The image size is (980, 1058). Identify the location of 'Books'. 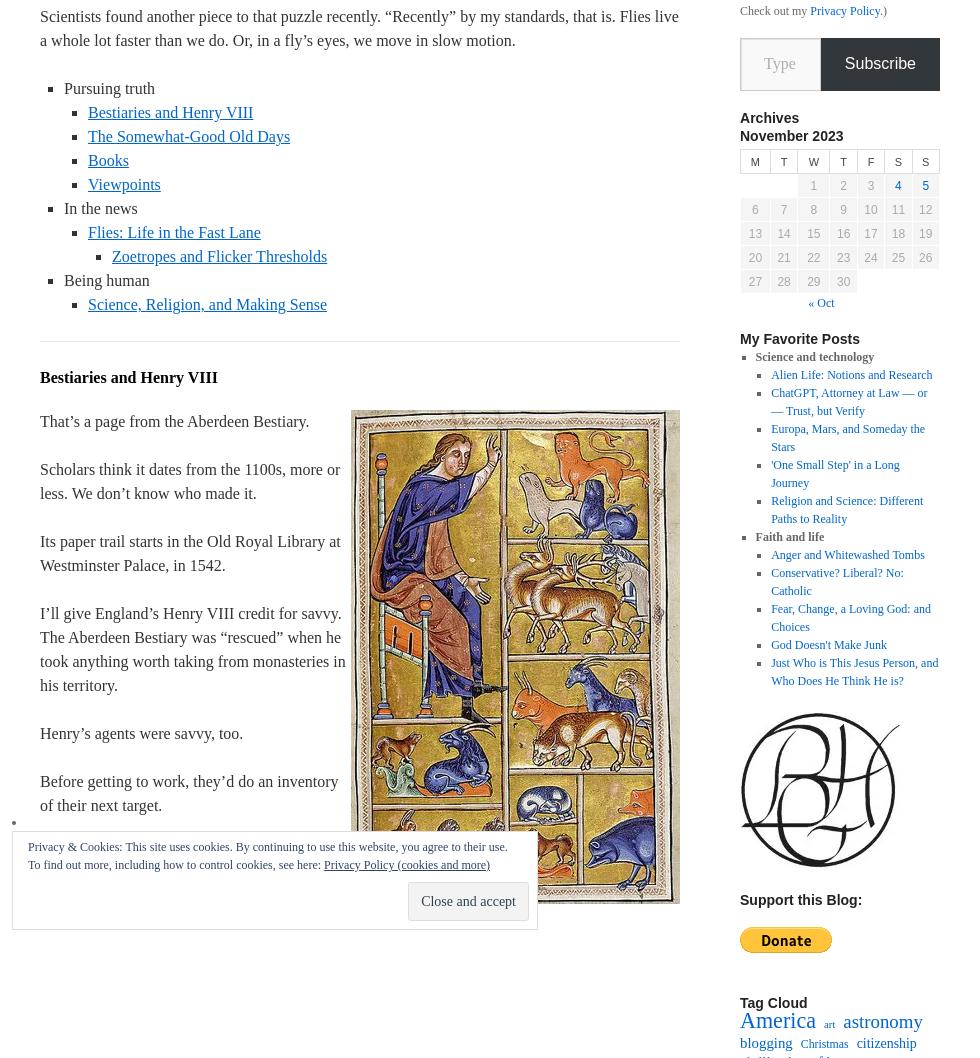
(88, 159).